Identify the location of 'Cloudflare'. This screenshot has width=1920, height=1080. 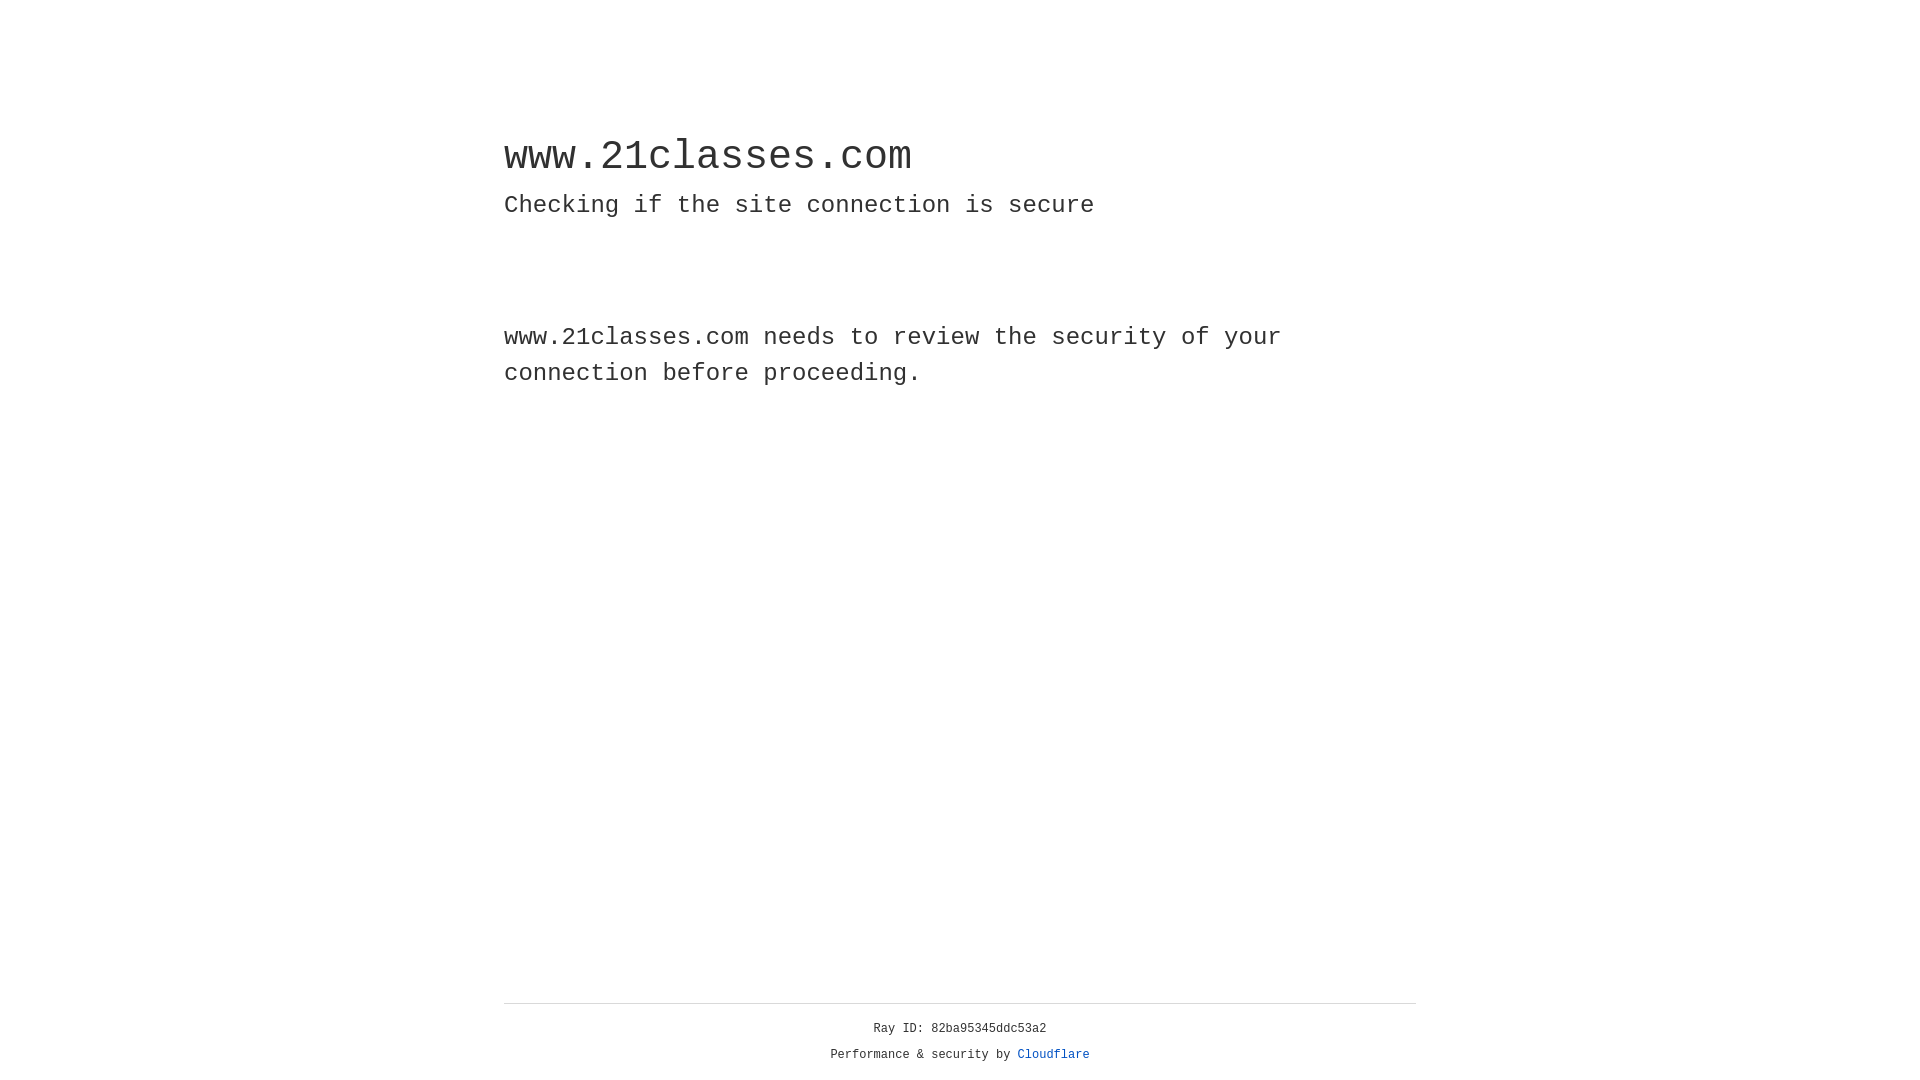
(1053, 1054).